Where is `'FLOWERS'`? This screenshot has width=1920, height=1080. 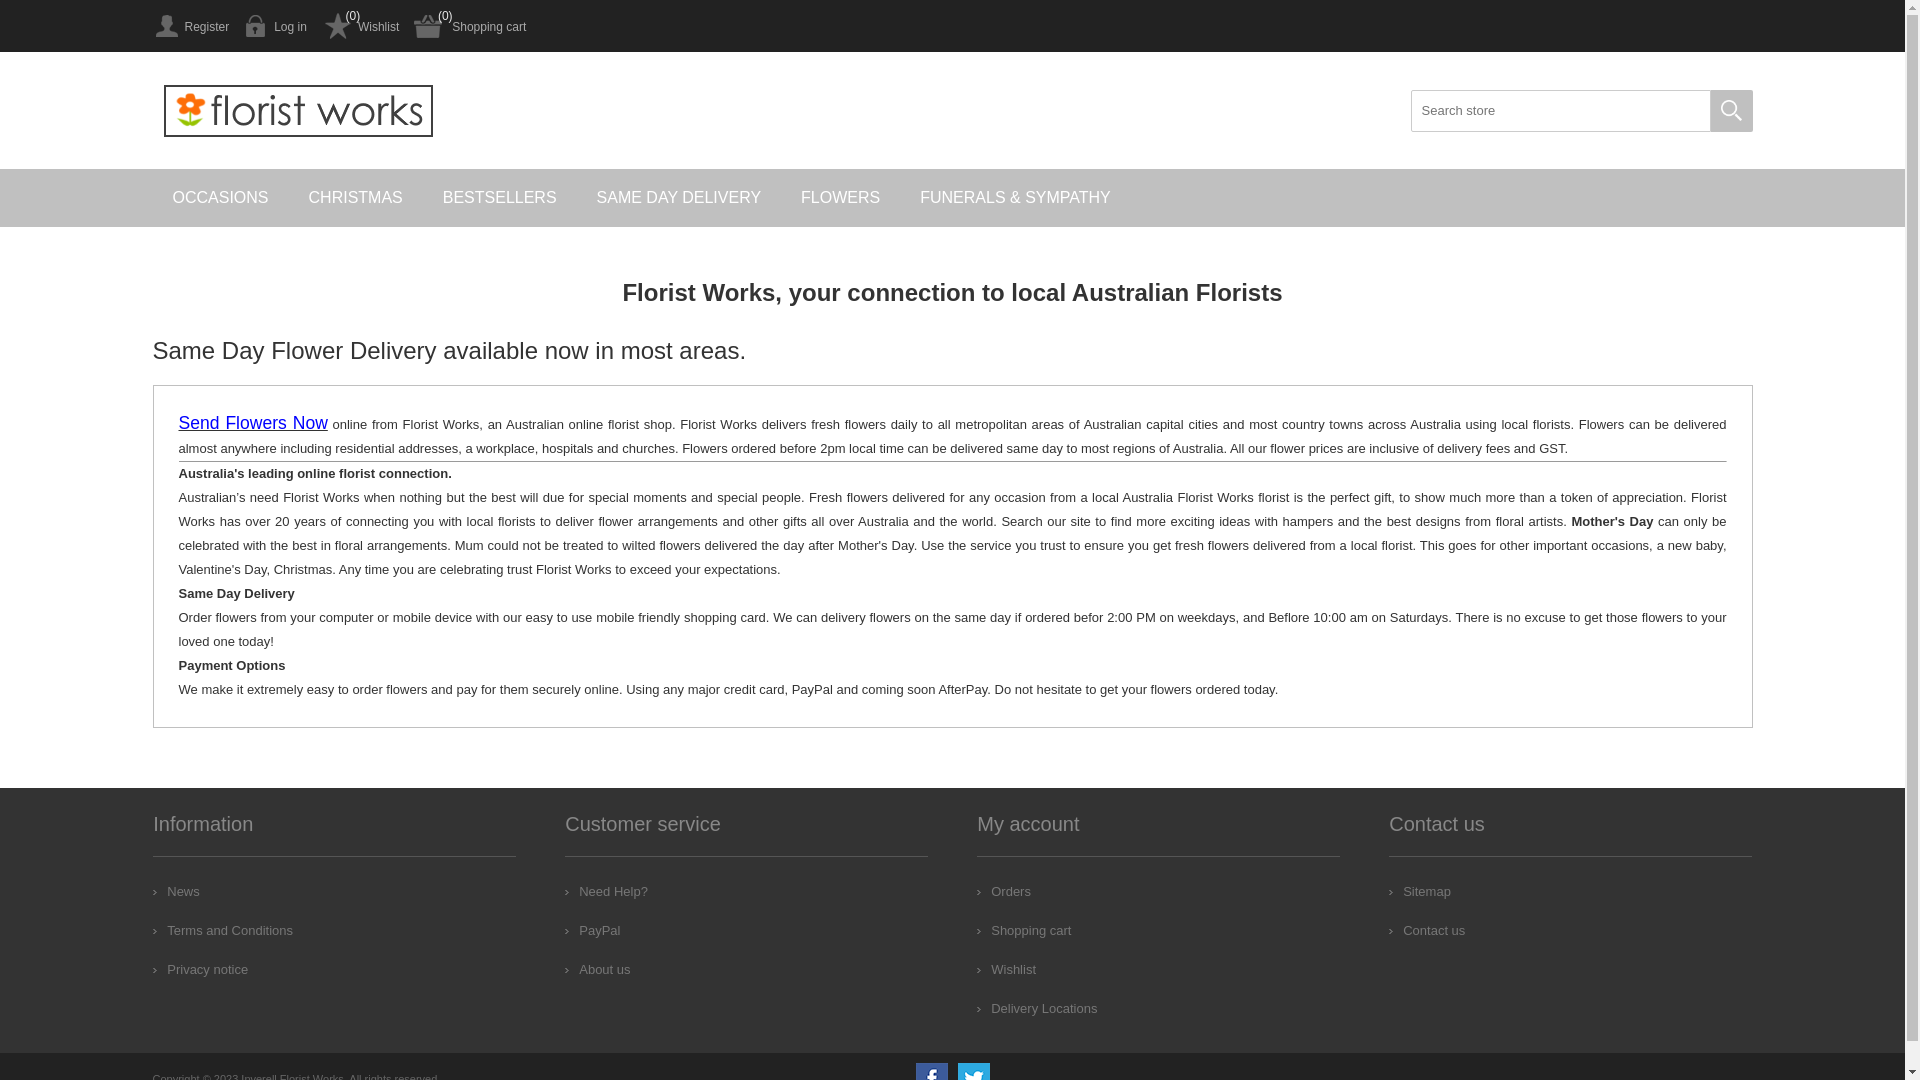 'FLOWERS' is located at coordinates (840, 197).